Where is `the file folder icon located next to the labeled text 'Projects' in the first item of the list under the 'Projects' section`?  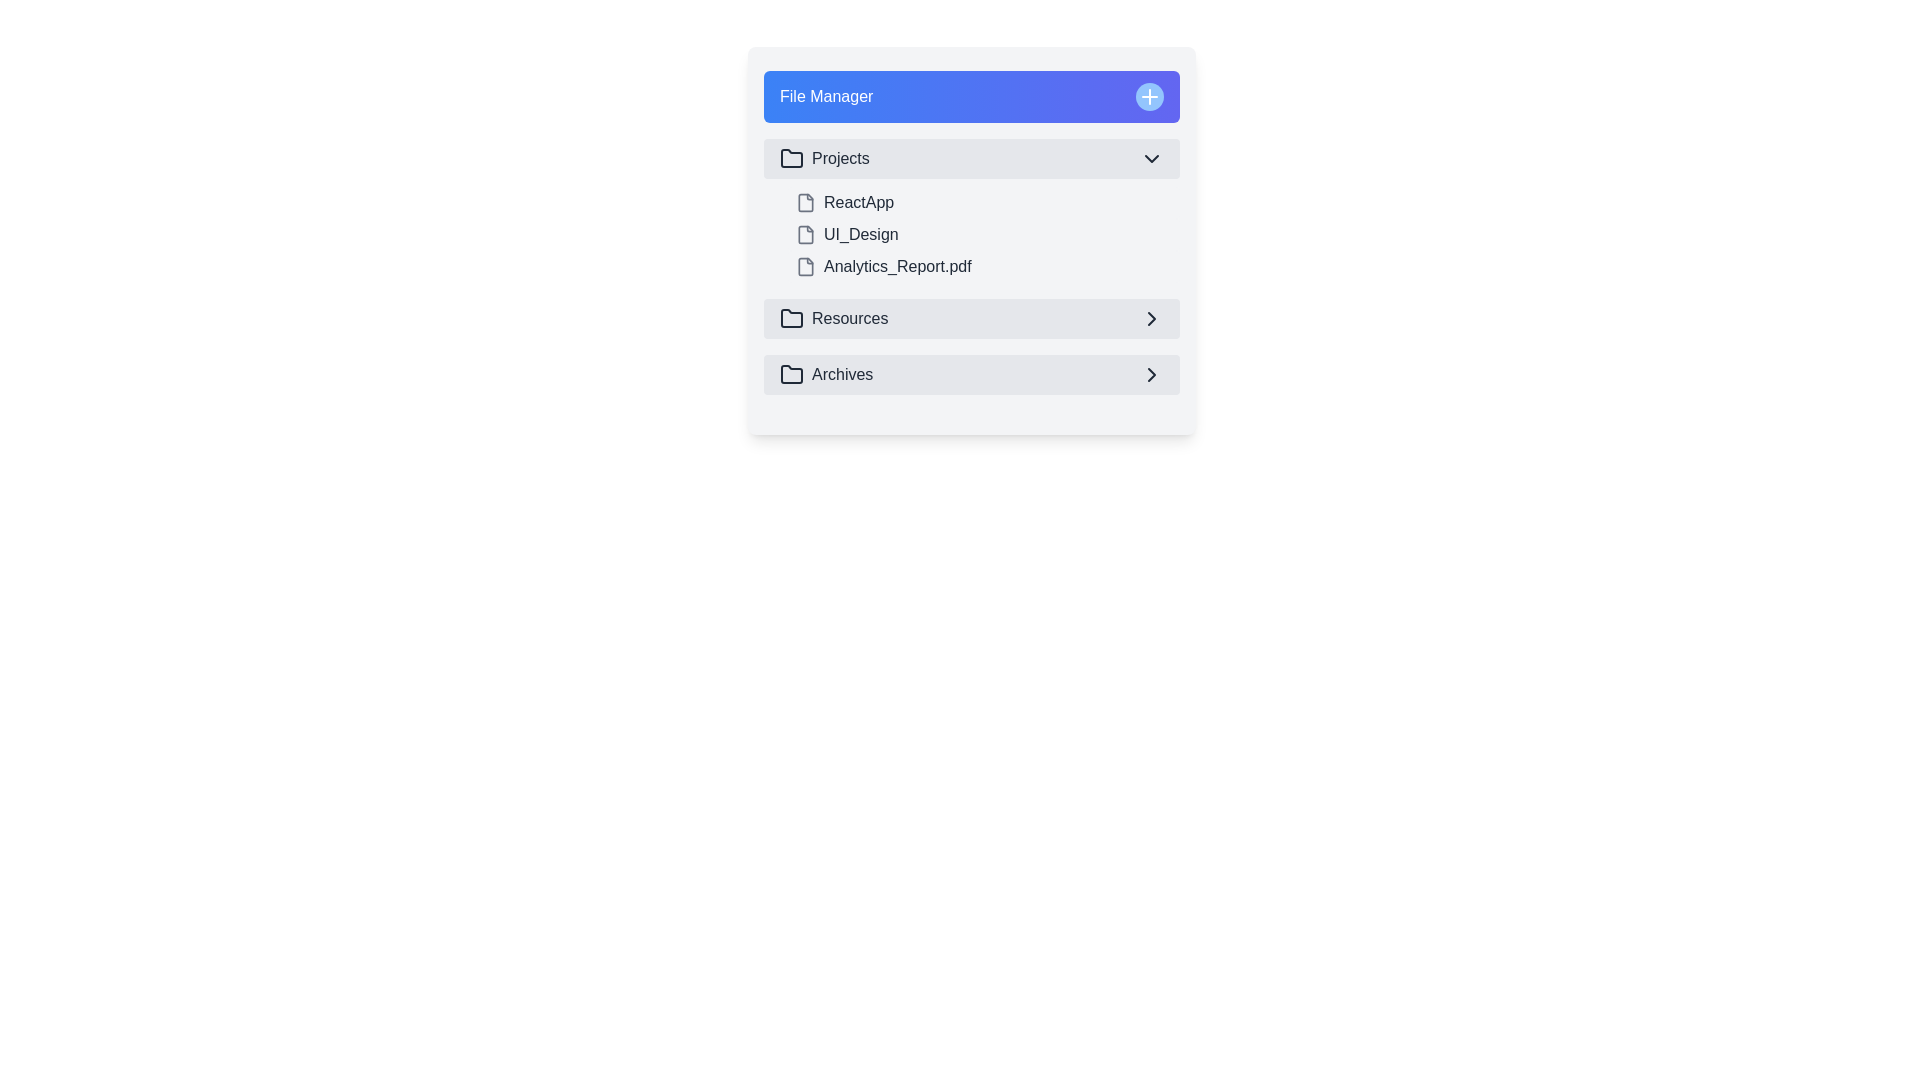
the file folder icon located next to the labeled text 'Projects' in the first item of the list under the 'Projects' section is located at coordinates (791, 157).